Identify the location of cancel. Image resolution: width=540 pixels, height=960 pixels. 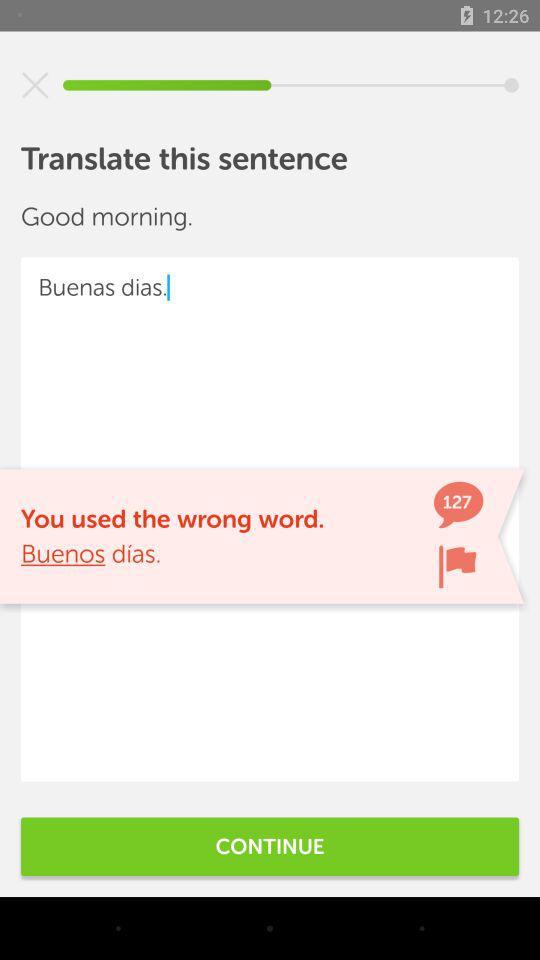
(35, 85).